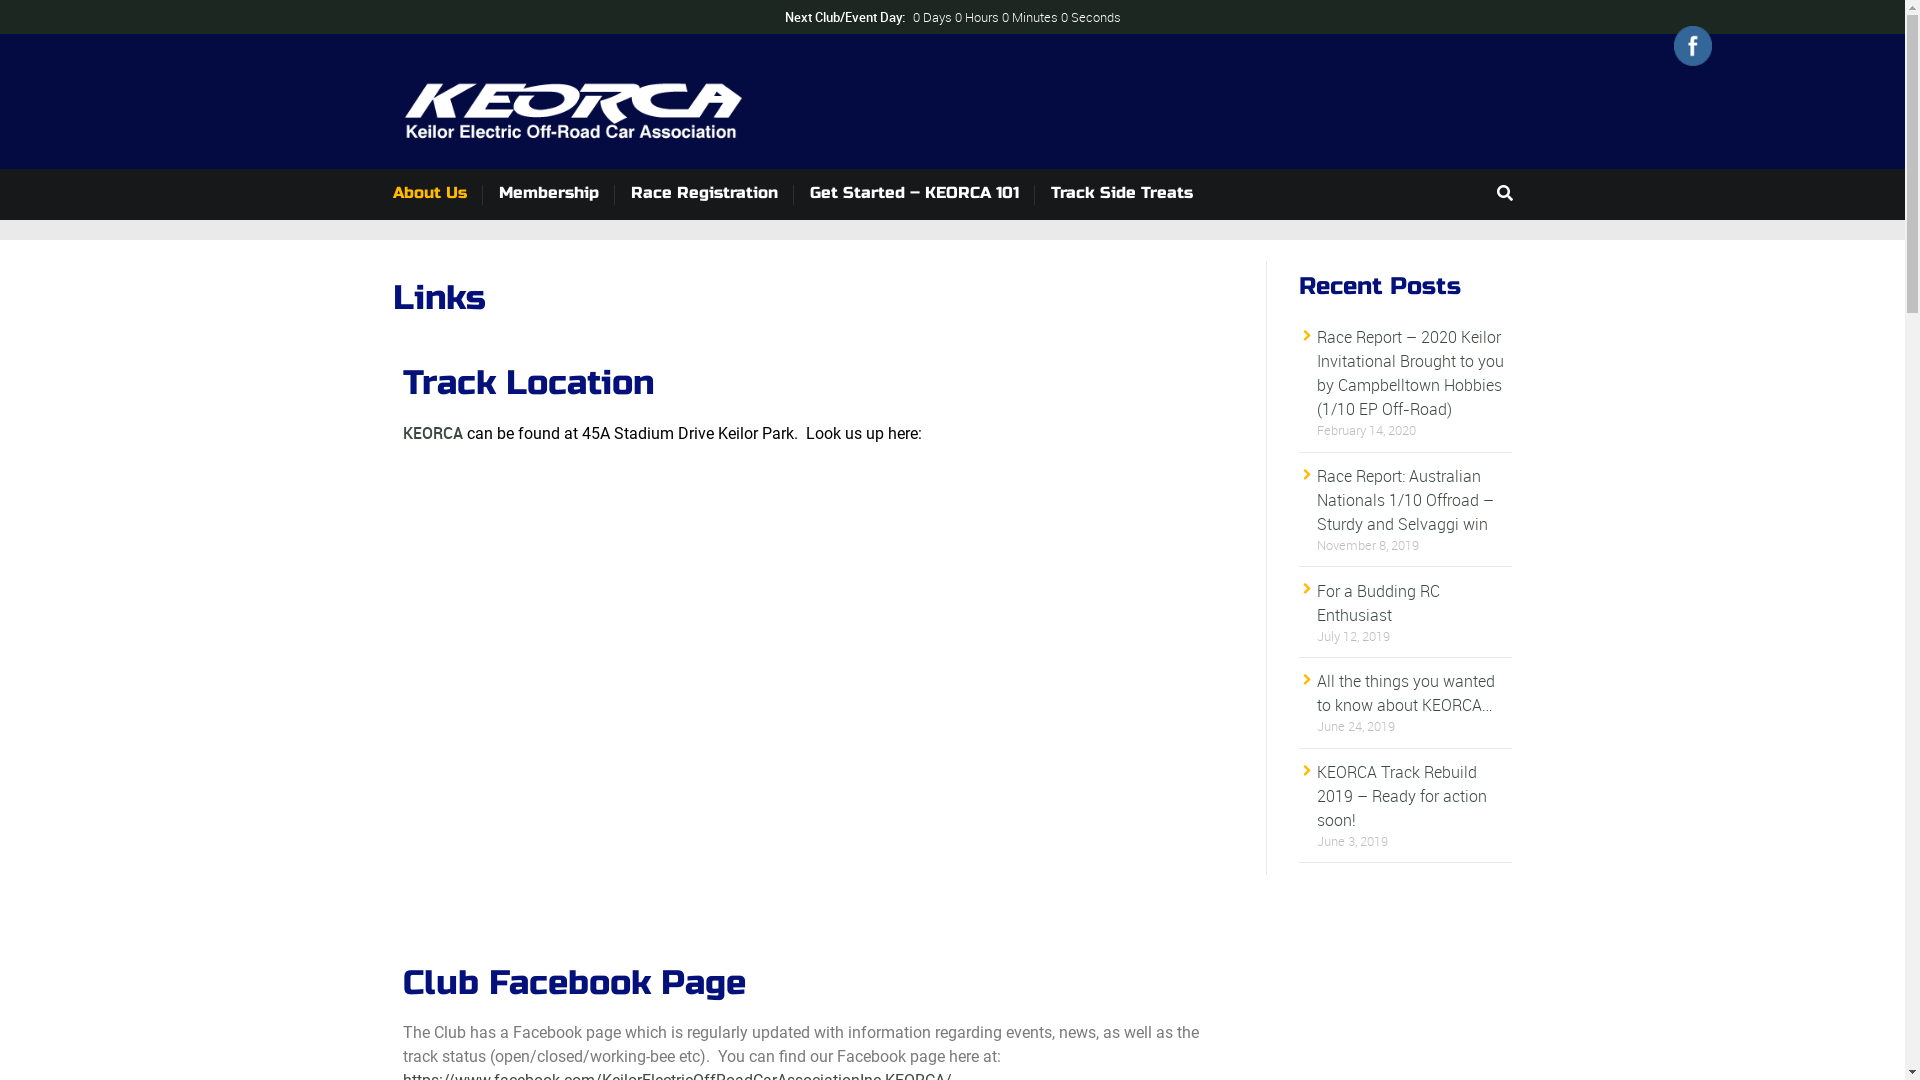 This screenshot has width=1920, height=1080. Describe the element at coordinates (1128, 194) in the screenshot. I see `'Track Side Treats'` at that location.